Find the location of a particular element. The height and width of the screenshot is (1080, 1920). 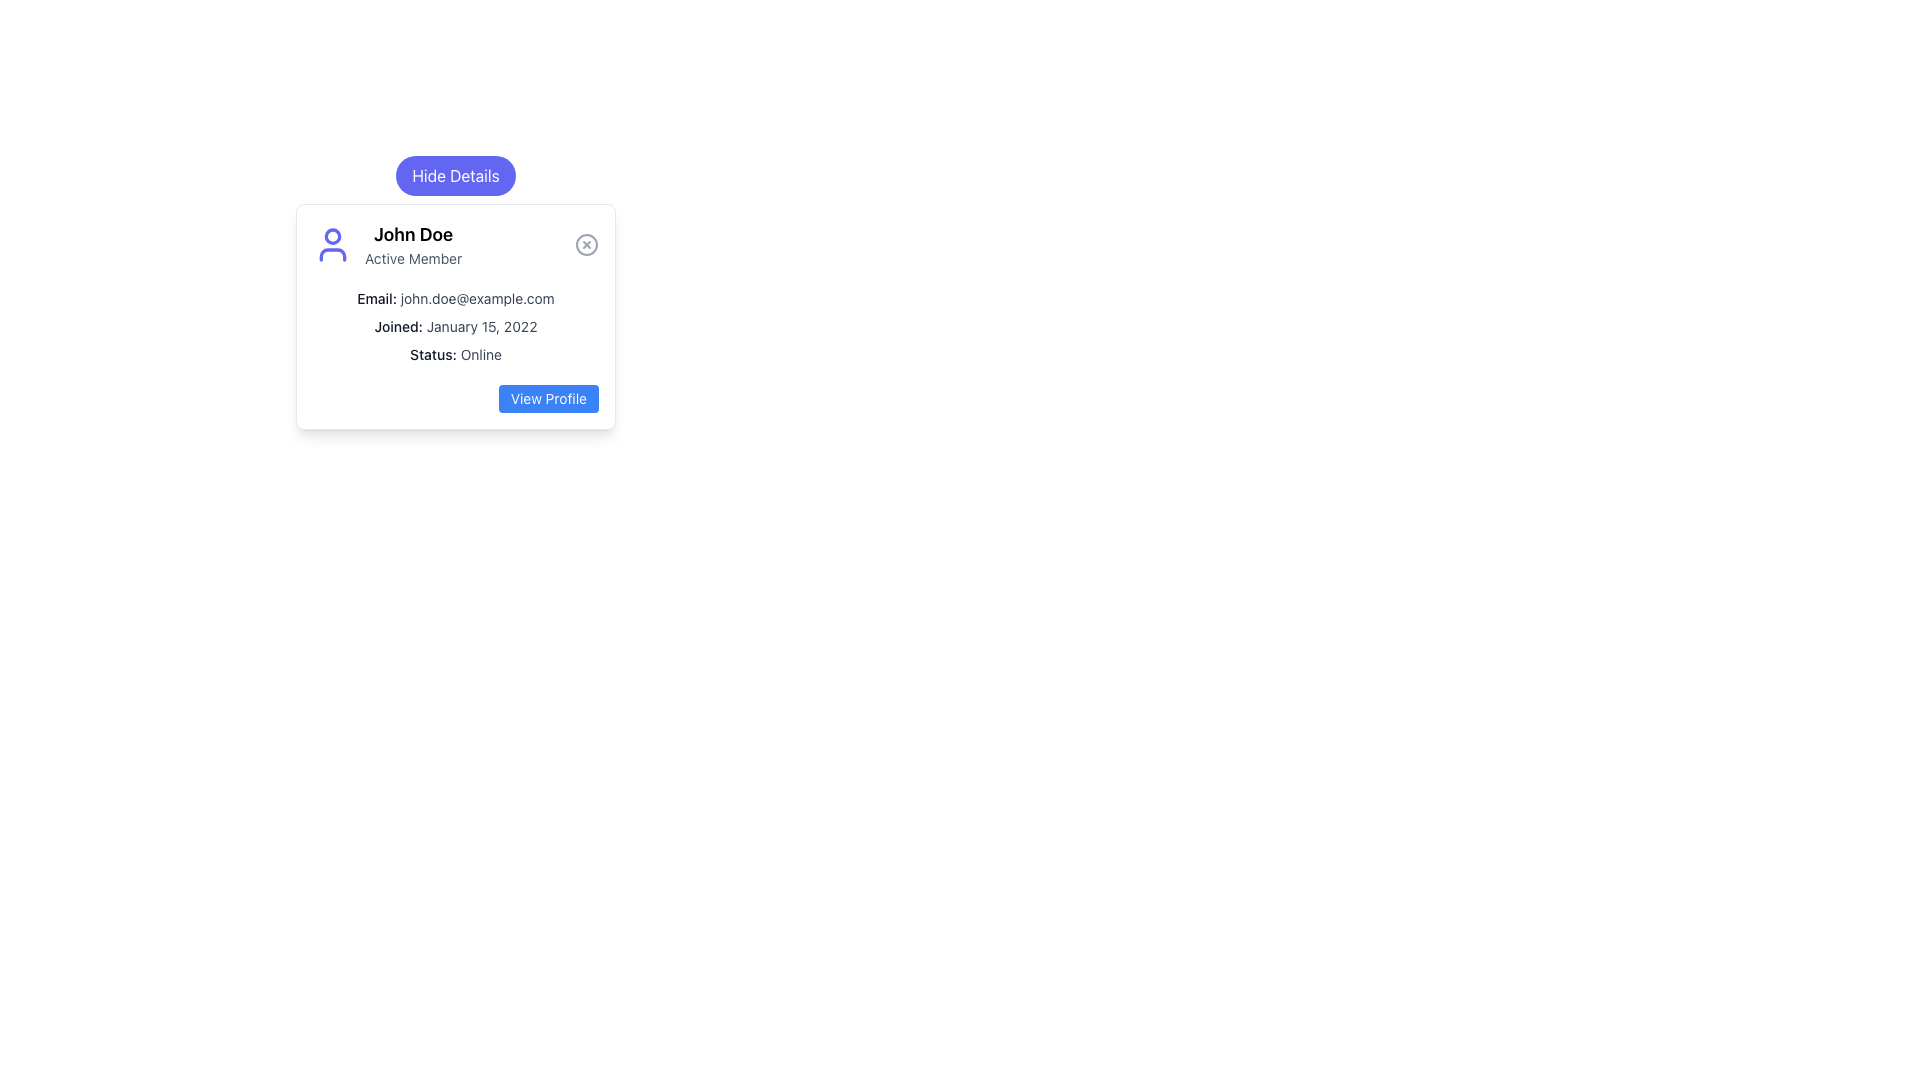

the button with rounded edges, styled in an indigo background labeled 'Hide Details' is located at coordinates (455, 175).